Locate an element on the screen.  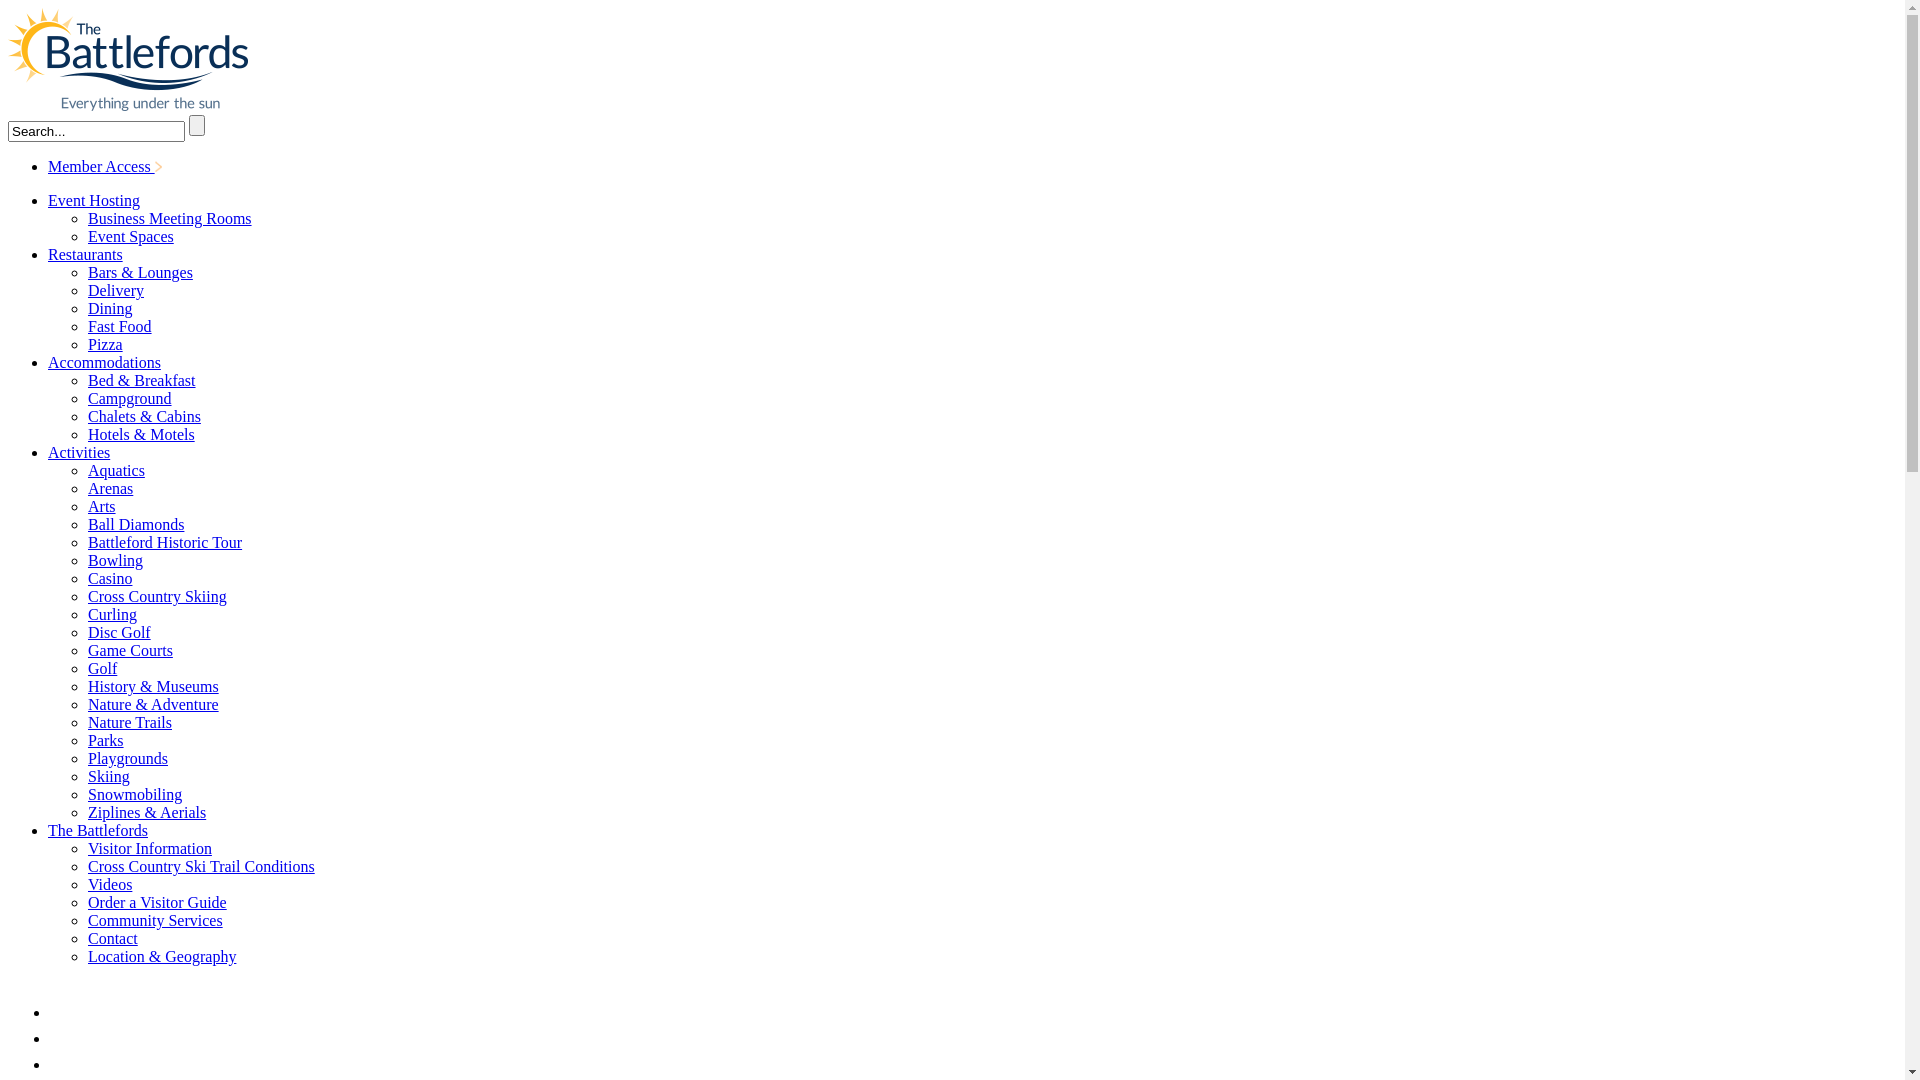
'Fast Food' is located at coordinates (119, 325).